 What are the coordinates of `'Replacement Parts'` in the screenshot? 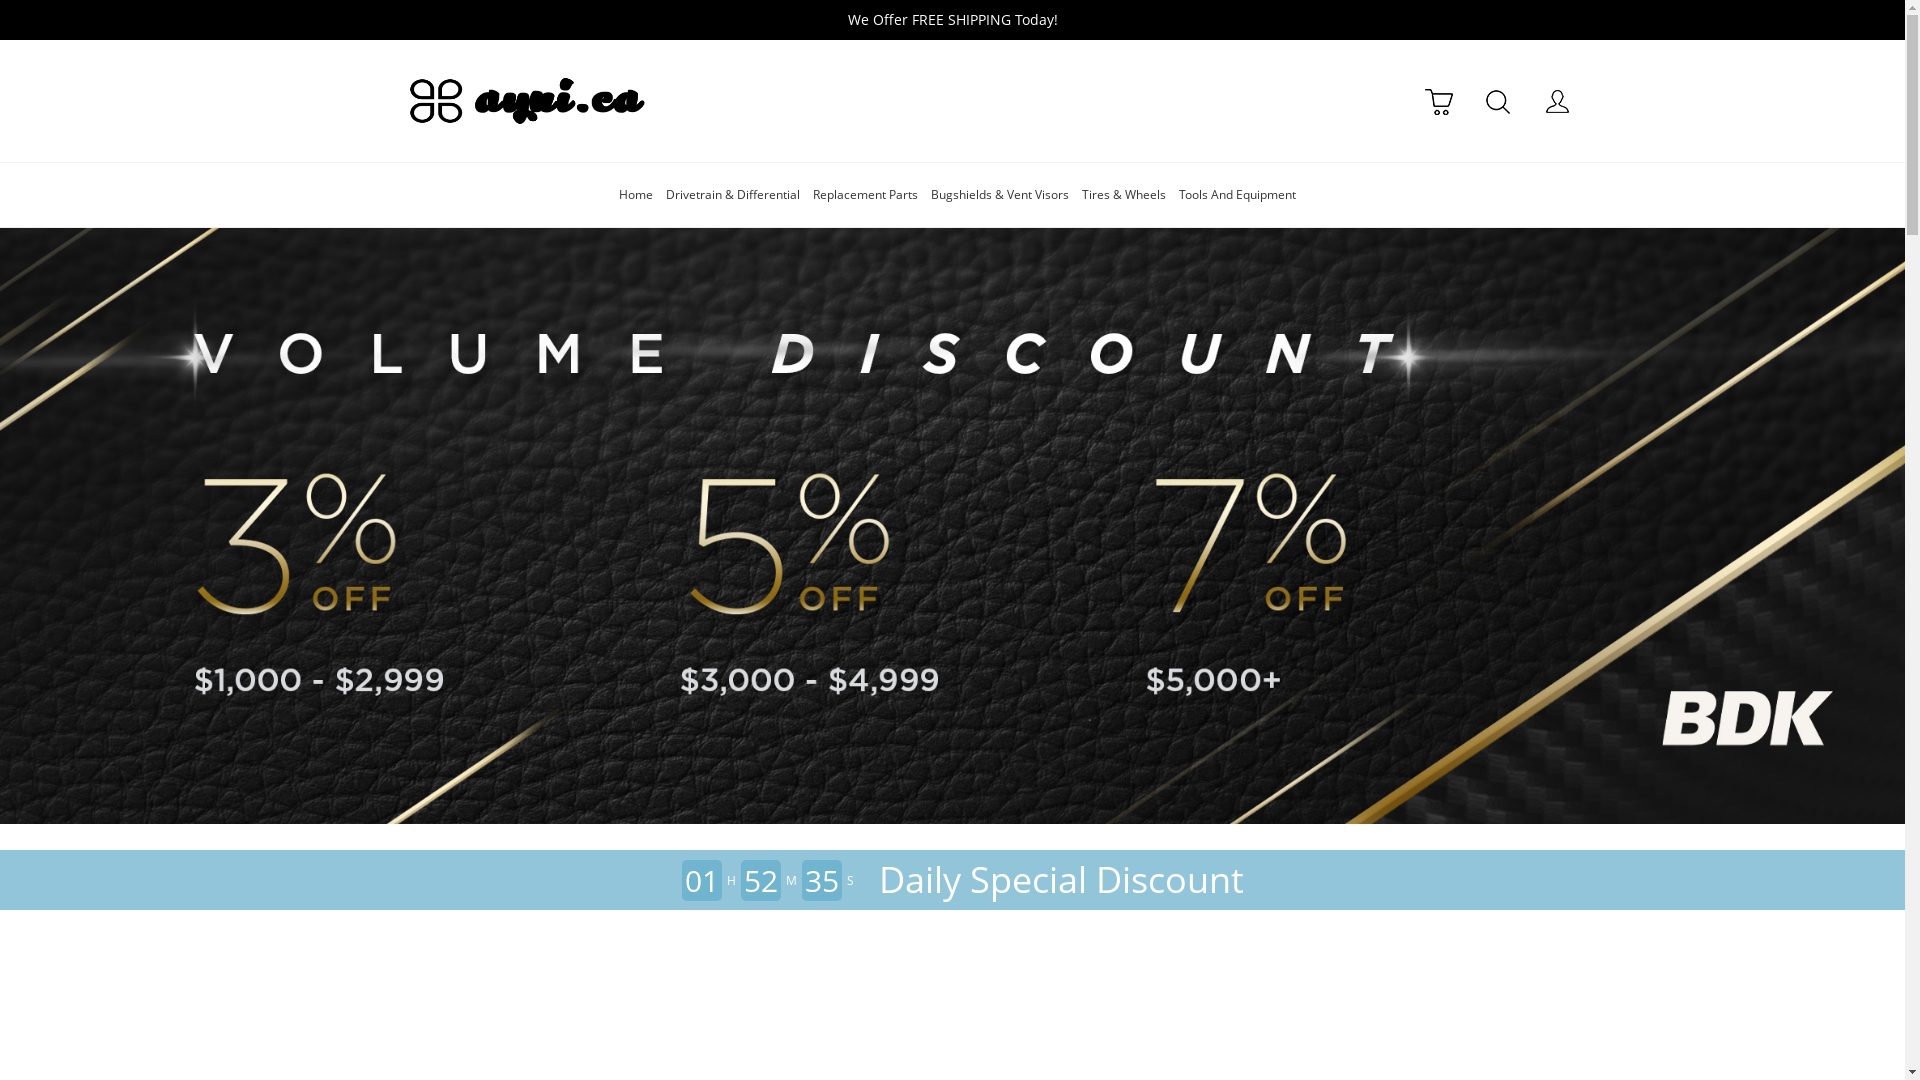 It's located at (865, 194).